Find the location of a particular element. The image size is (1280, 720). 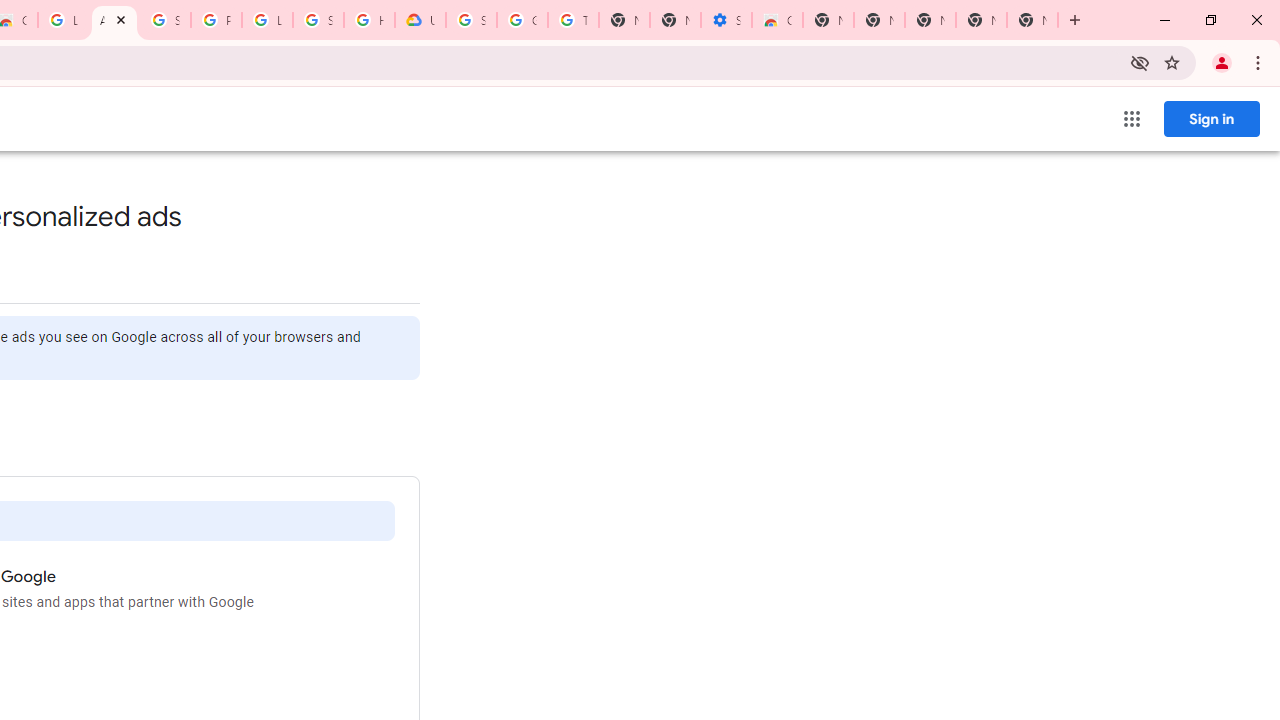

'Bookmark this tab' is located at coordinates (1171, 61).